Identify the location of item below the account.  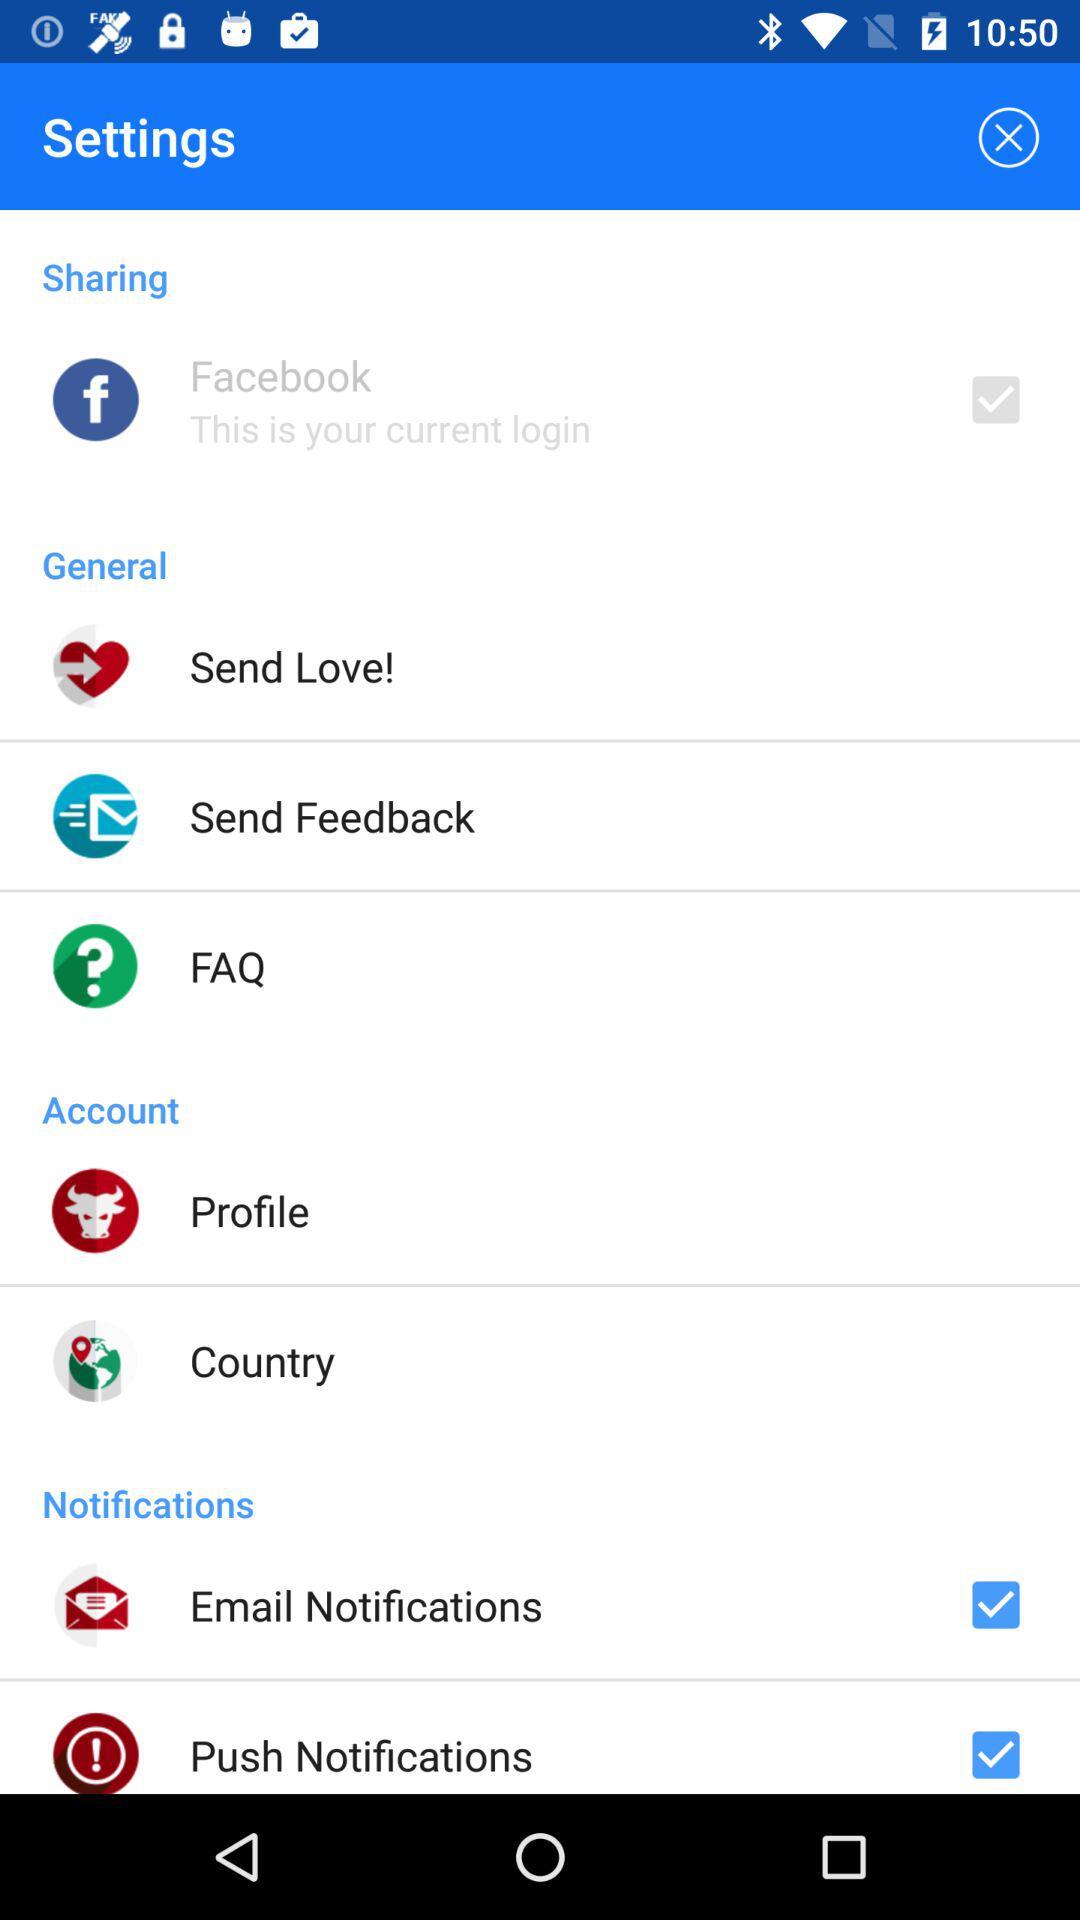
(248, 1209).